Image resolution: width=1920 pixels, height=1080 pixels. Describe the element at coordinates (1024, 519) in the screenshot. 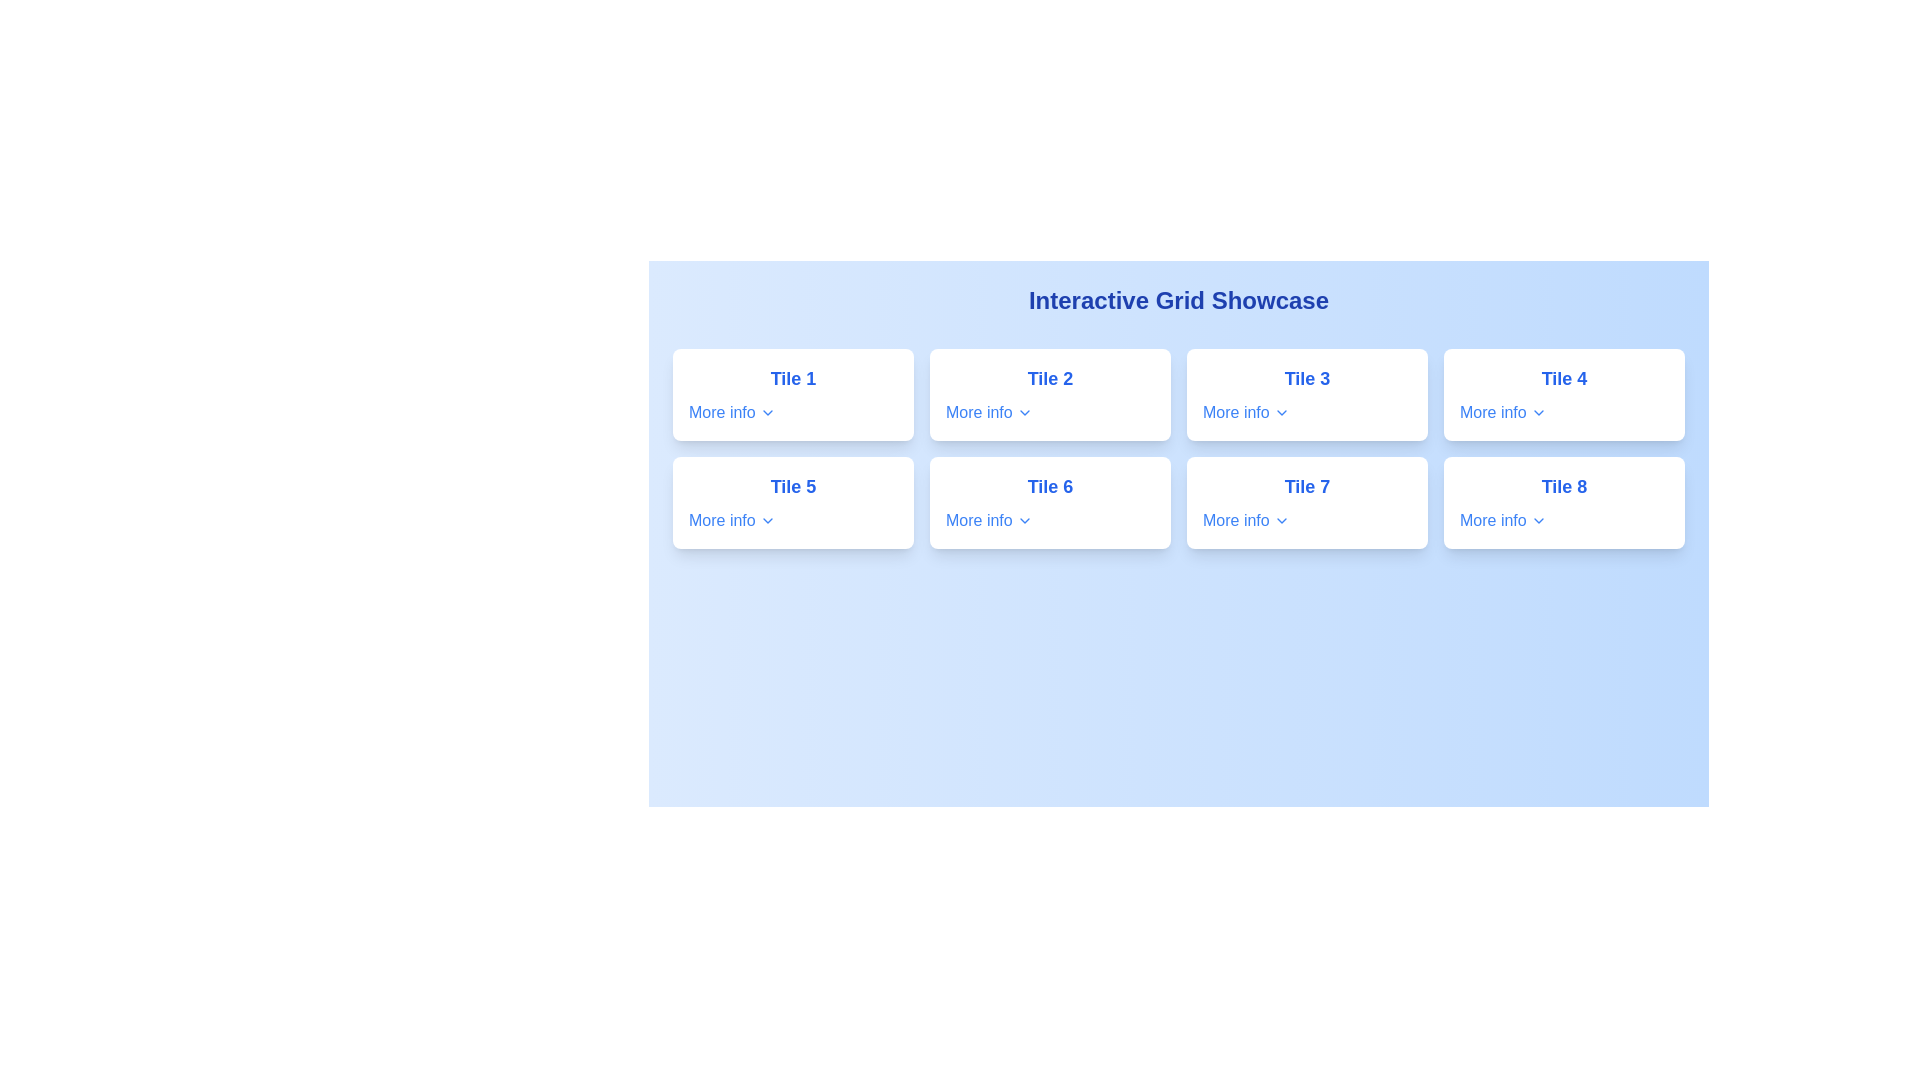

I see `the downward-facing chevron icon located in the bottom-right section of the card labeled 'Tile 6', which is positioned adjacent to the 'More info' text label` at that location.